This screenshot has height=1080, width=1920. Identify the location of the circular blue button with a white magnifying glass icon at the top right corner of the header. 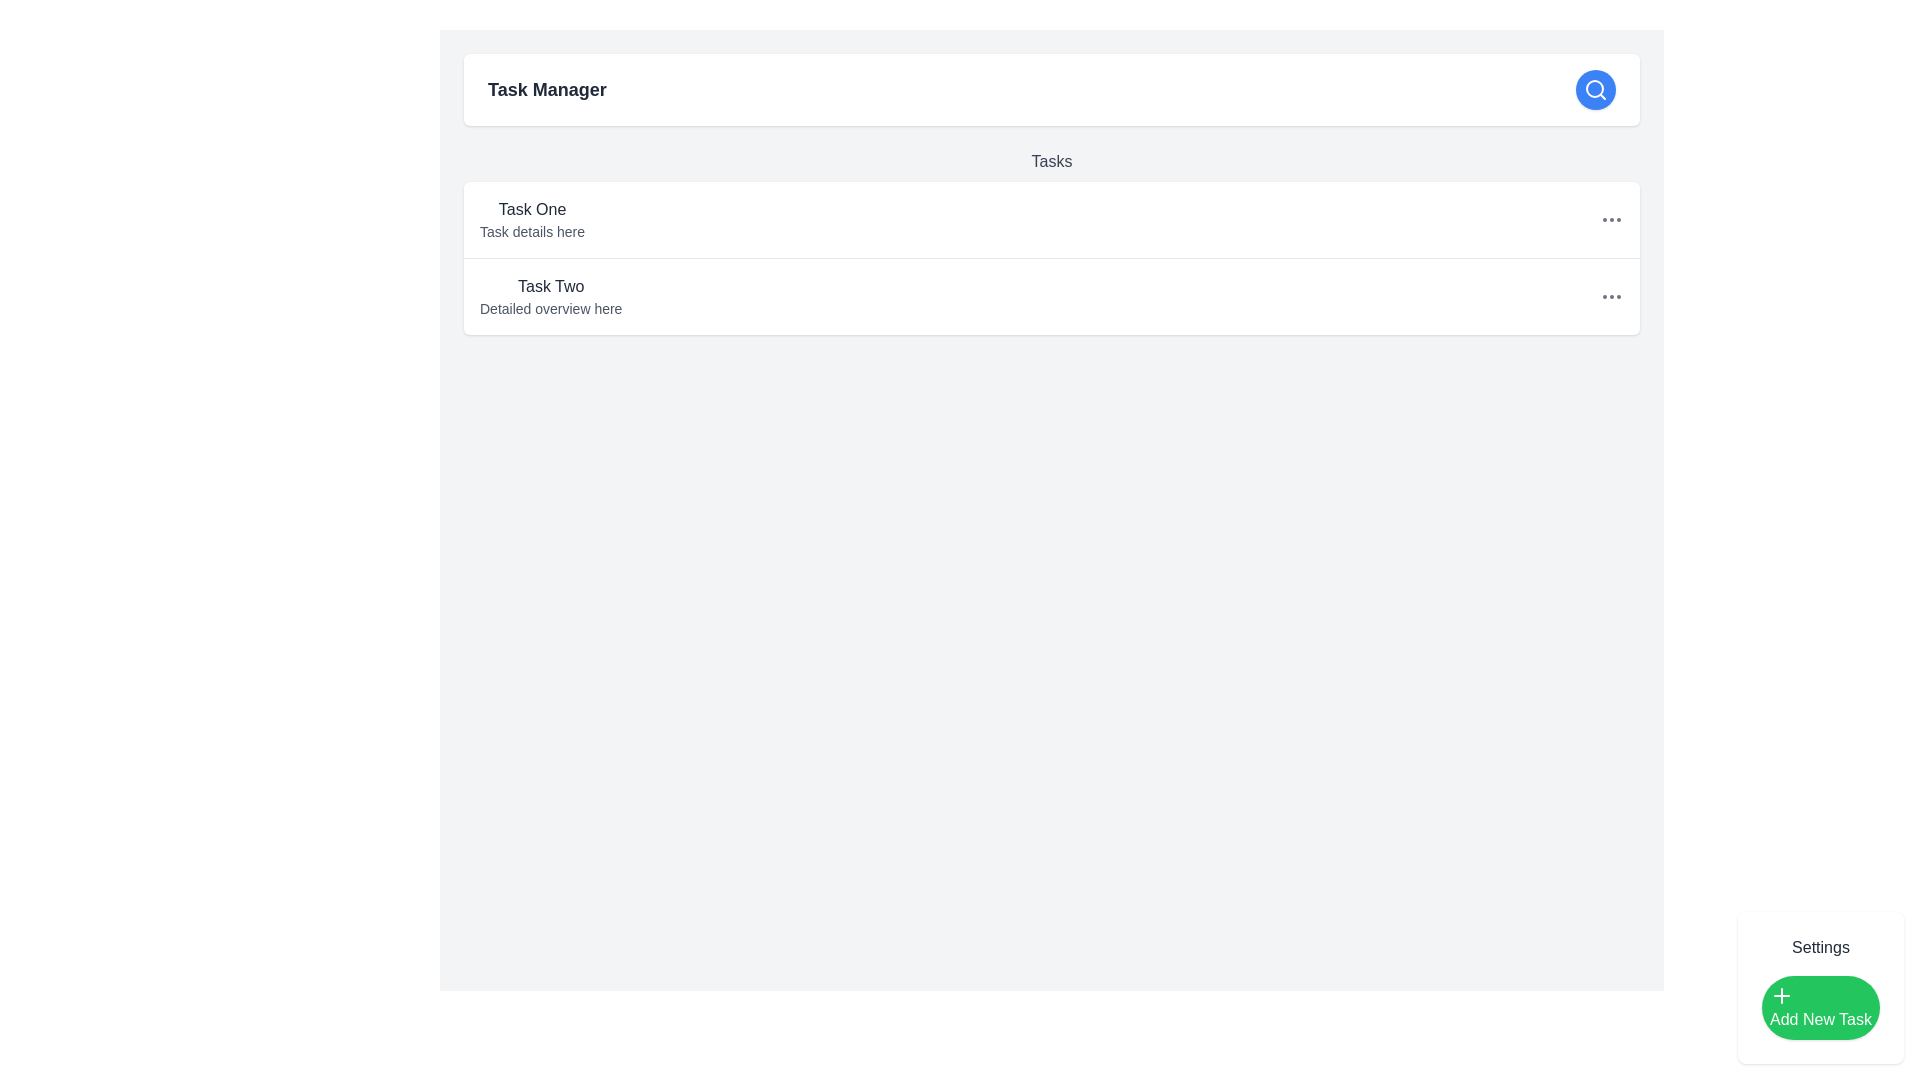
(1595, 88).